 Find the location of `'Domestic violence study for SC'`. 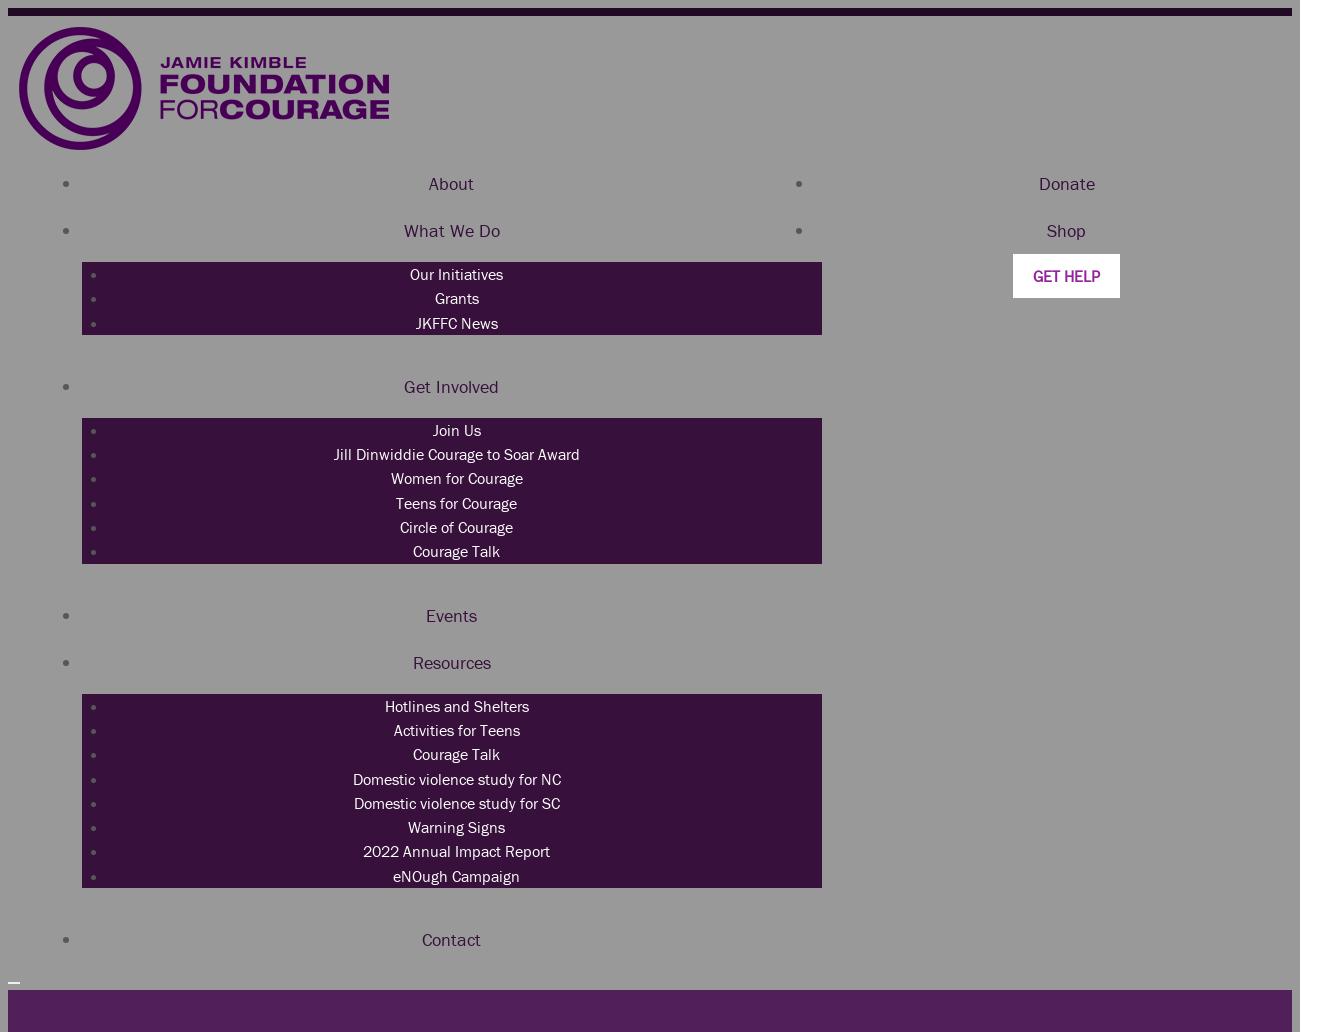

'Domestic violence study for SC' is located at coordinates (454, 801).